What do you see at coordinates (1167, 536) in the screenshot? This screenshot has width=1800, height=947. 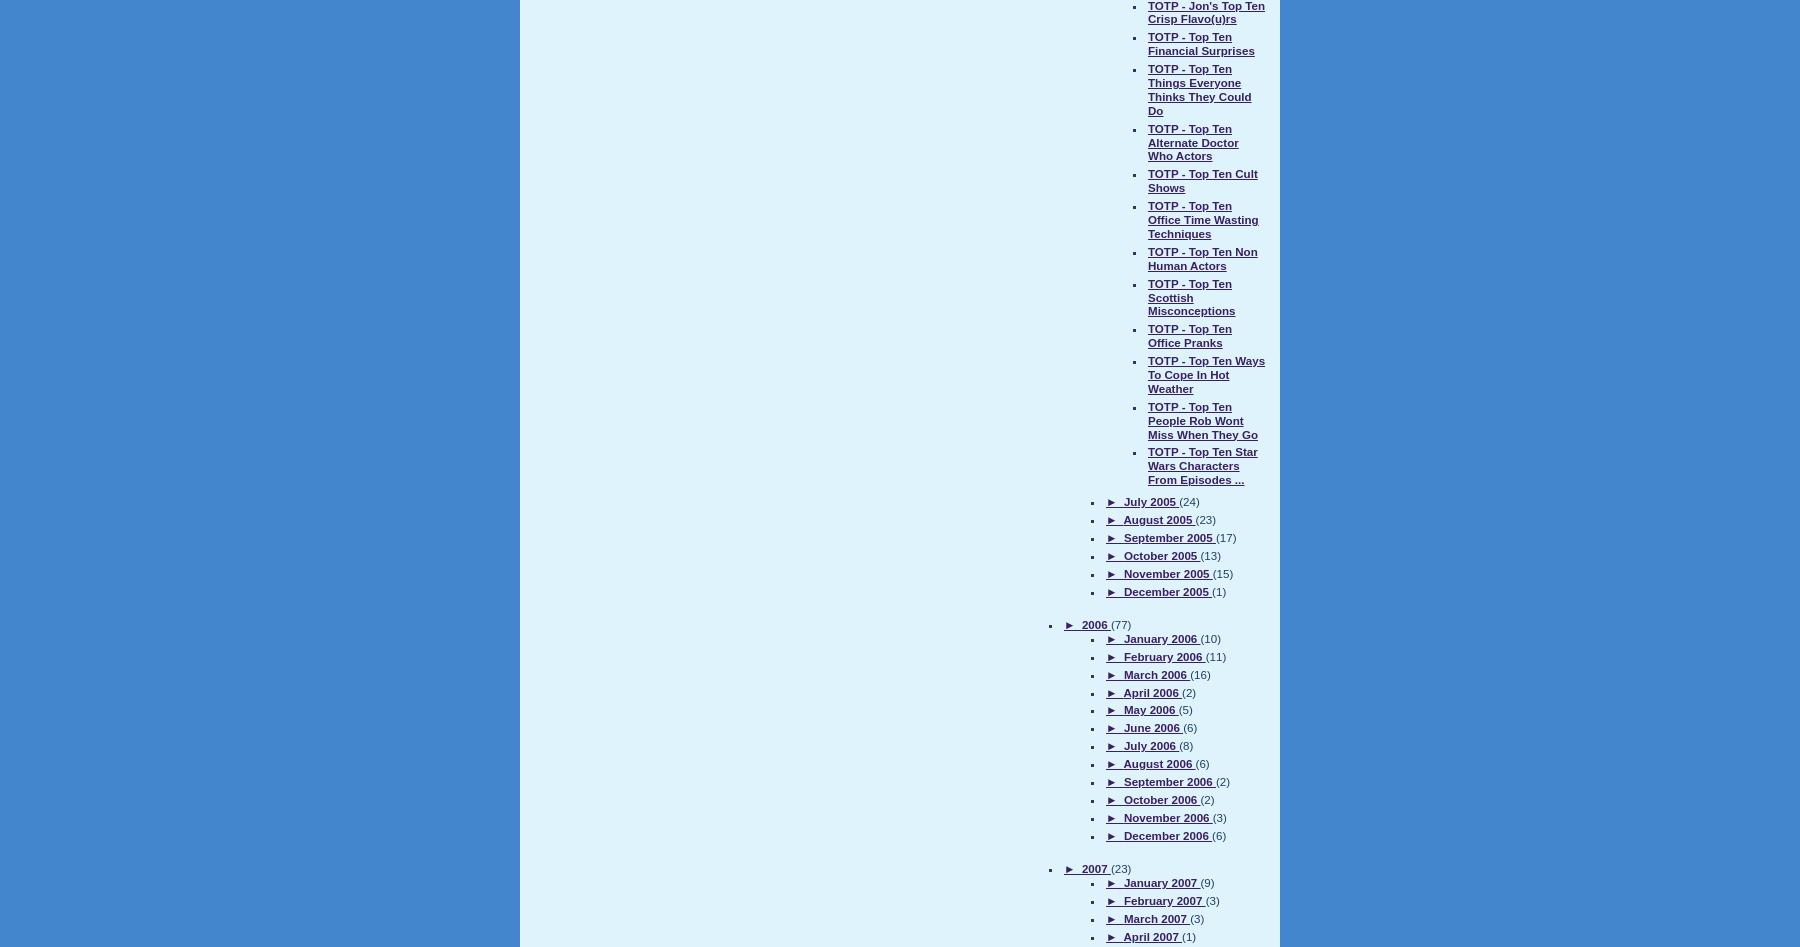 I see `'September 2005'` at bounding box center [1167, 536].